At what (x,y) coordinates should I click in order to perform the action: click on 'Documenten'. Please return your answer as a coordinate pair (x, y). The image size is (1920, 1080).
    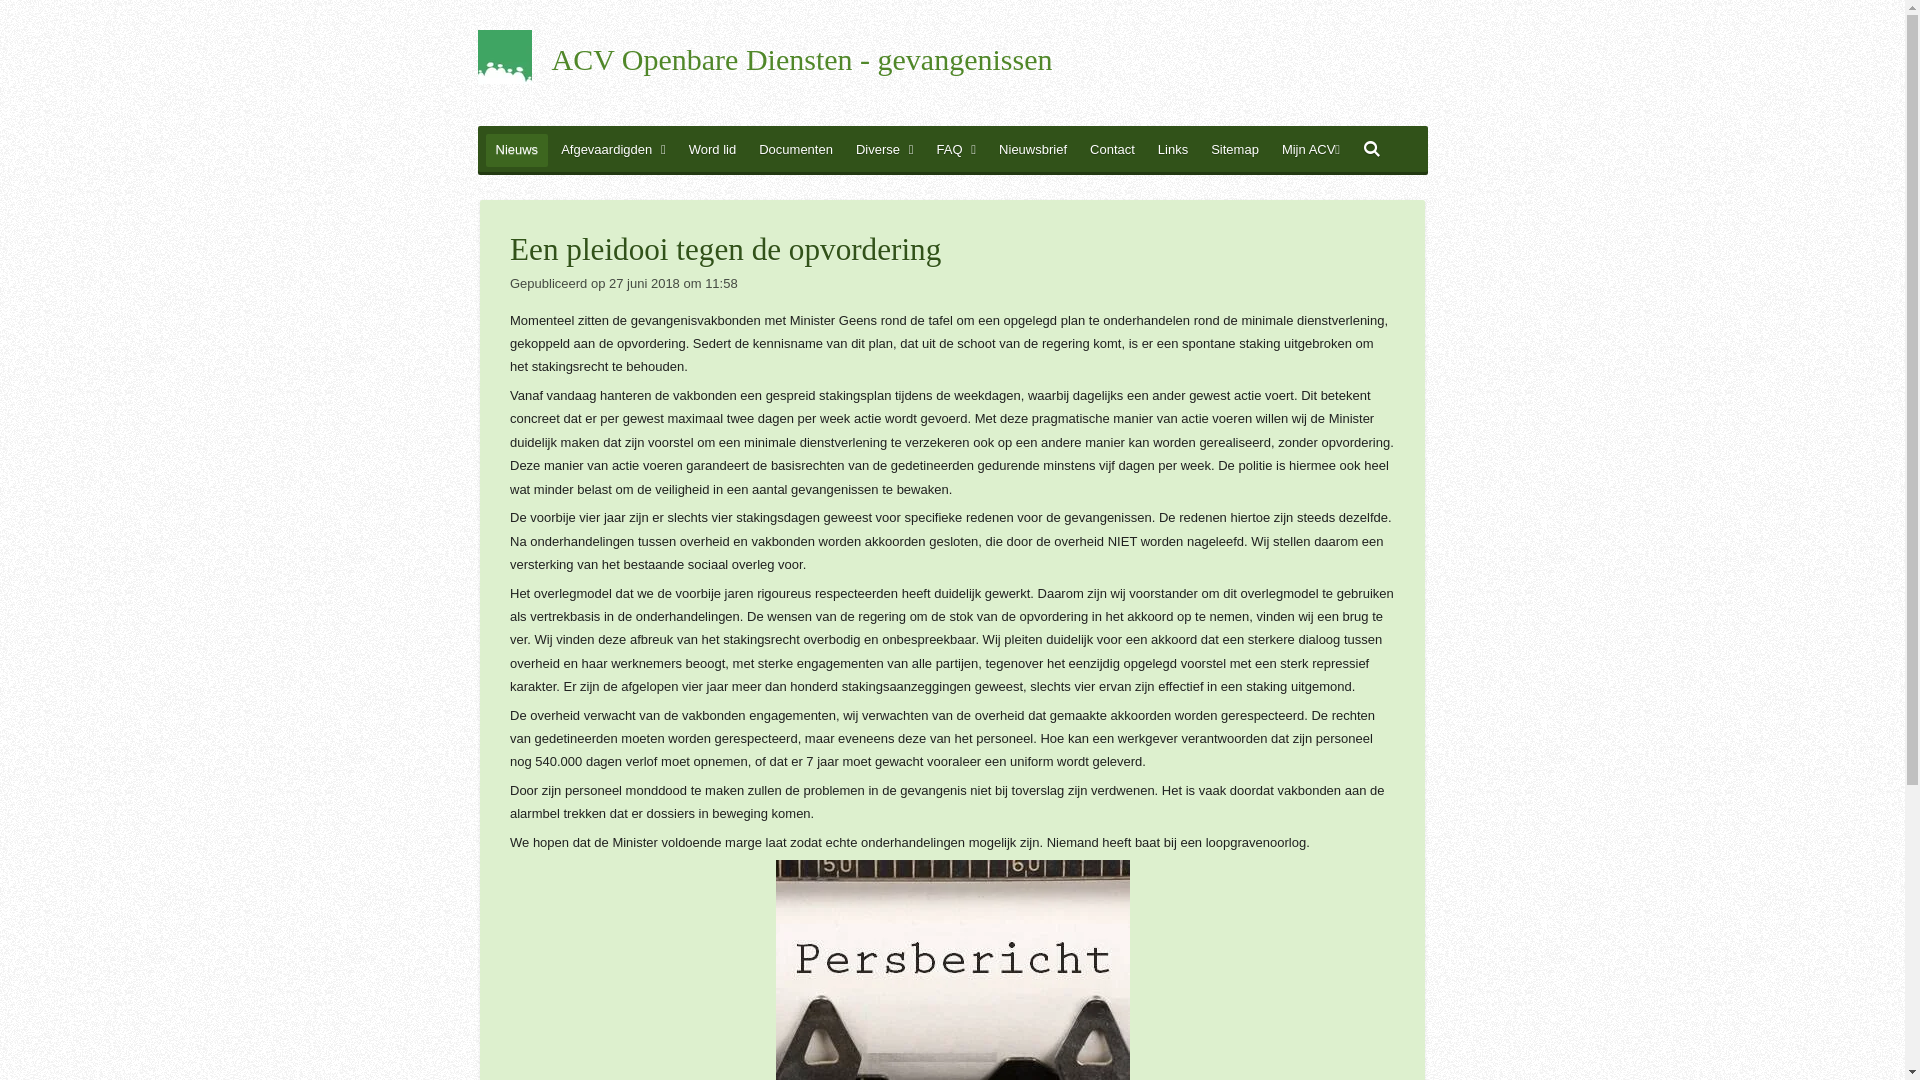
    Looking at the image, I should click on (795, 149).